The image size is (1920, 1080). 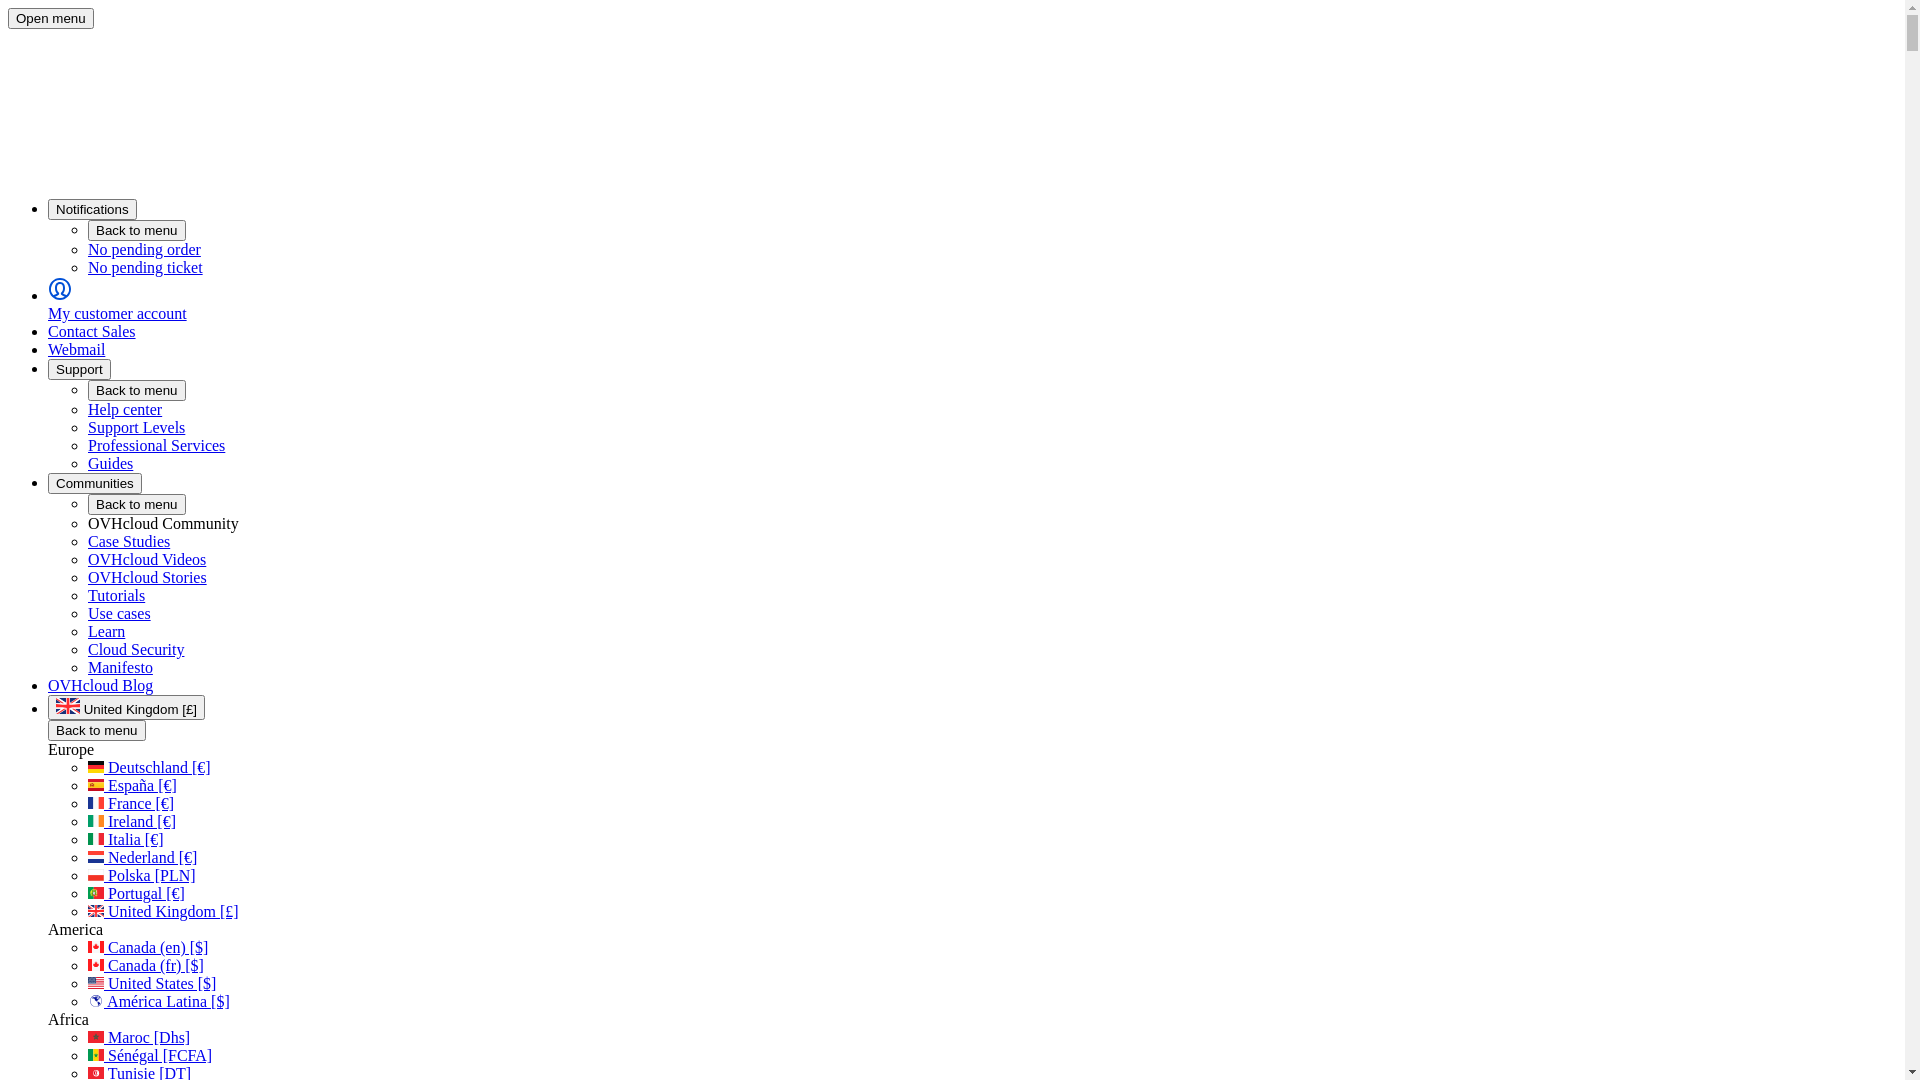 I want to click on 'No pending order', so click(x=86, y=249).